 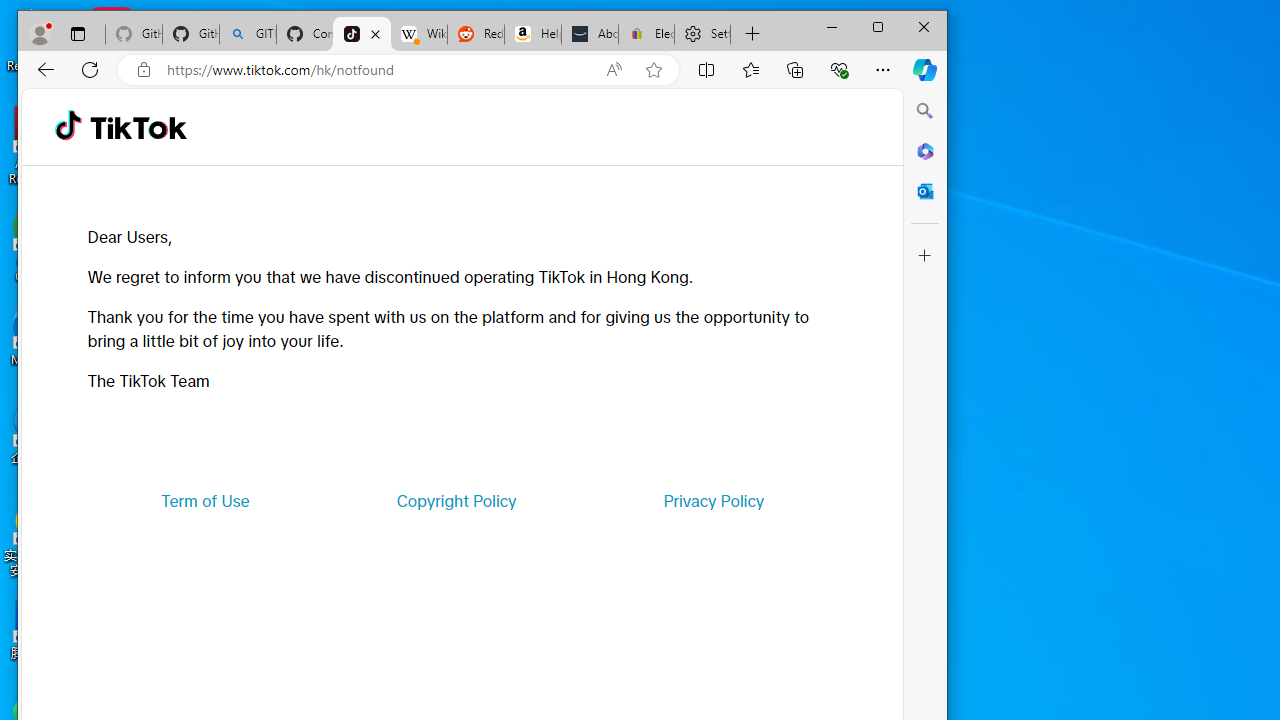 What do you see at coordinates (455, 499) in the screenshot?
I see `'Copyright Policy'` at bounding box center [455, 499].